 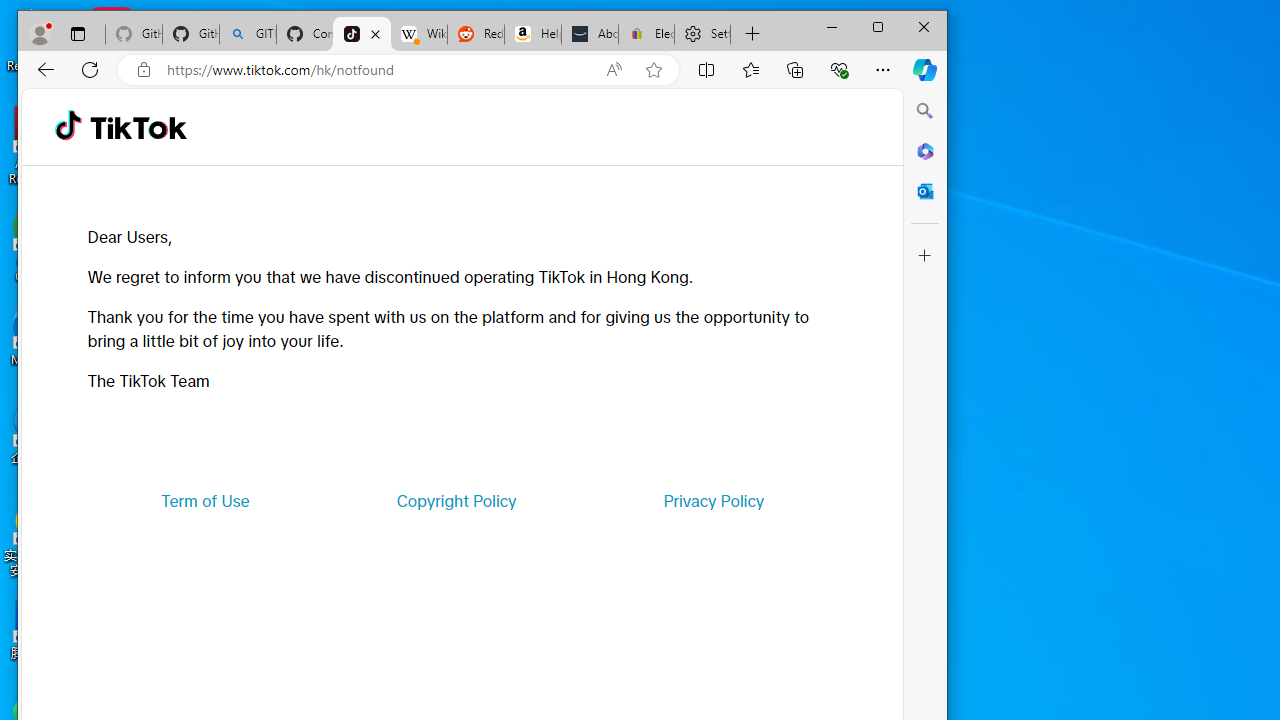 What do you see at coordinates (455, 499) in the screenshot?
I see `'Copyright Policy'` at bounding box center [455, 499].